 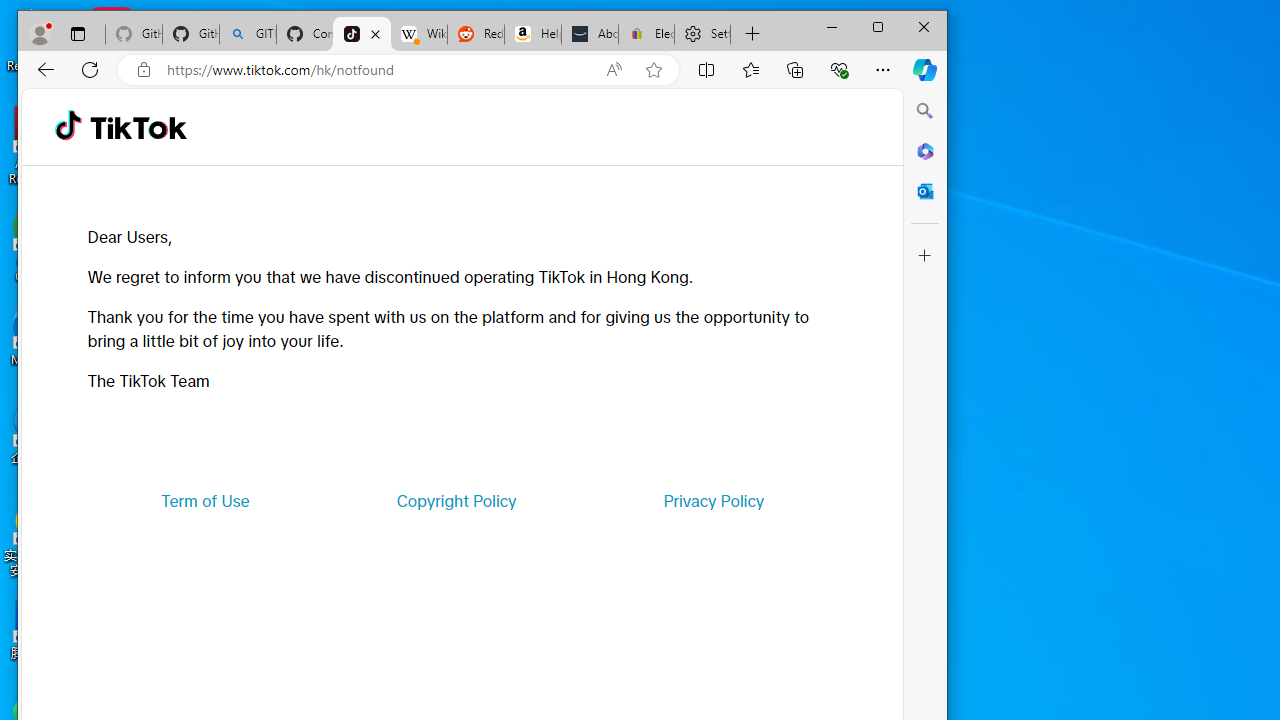 What do you see at coordinates (455, 499) in the screenshot?
I see `'Copyright Policy'` at bounding box center [455, 499].